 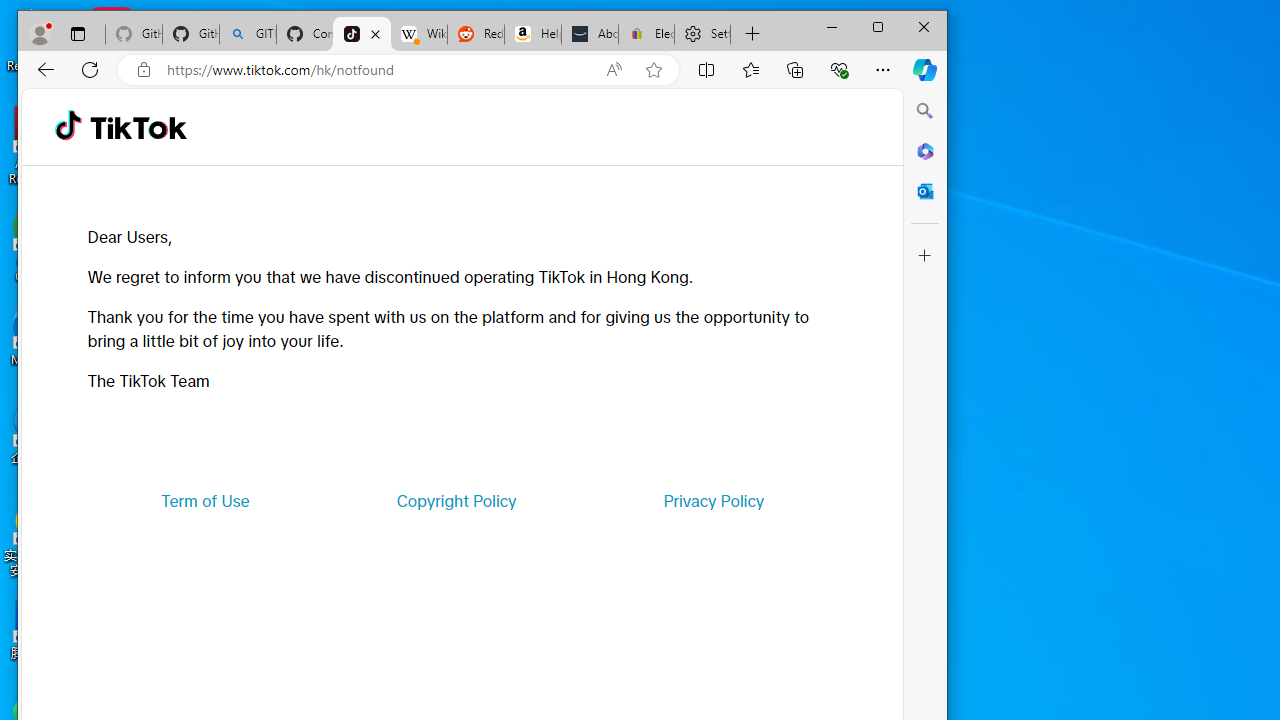 What do you see at coordinates (455, 499) in the screenshot?
I see `'Copyright Policy'` at bounding box center [455, 499].